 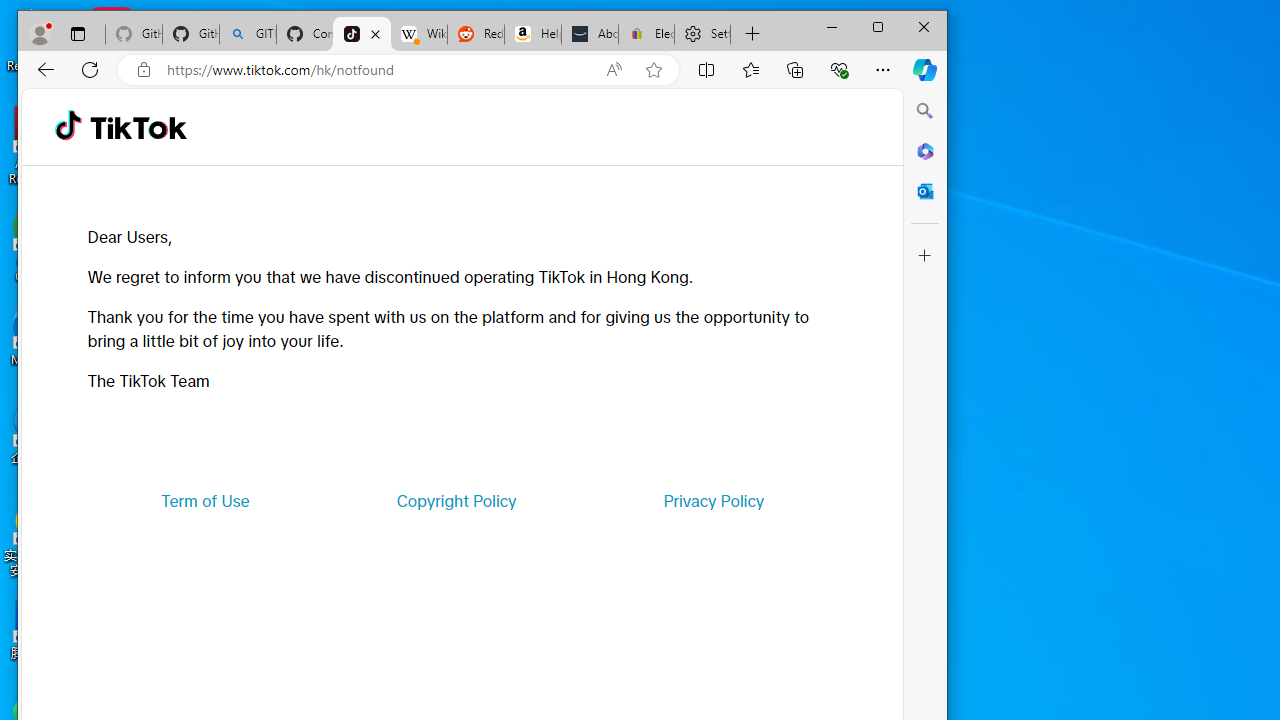 What do you see at coordinates (455, 499) in the screenshot?
I see `'Copyright Policy'` at bounding box center [455, 499].